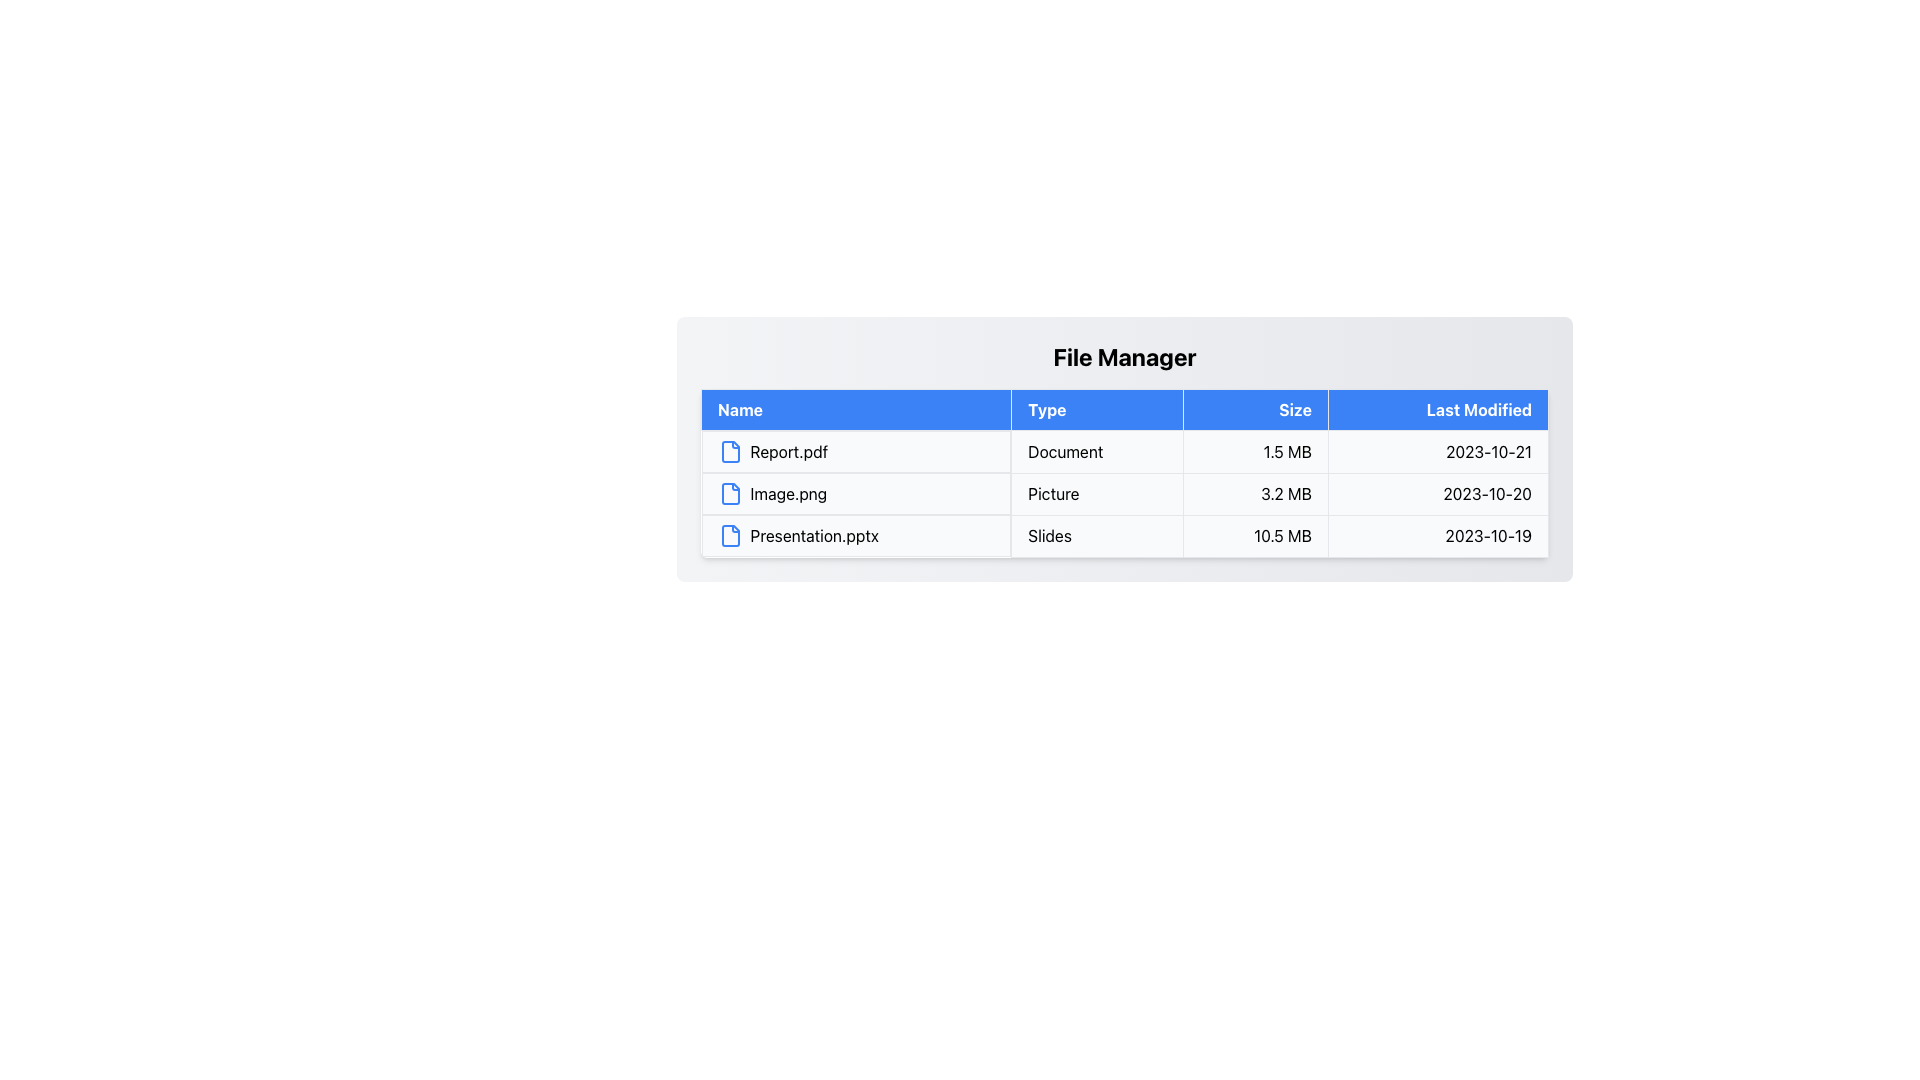 The width and height of the screenshot is (1920, 1080). What do you see at coordinates (729, 451) in the screenshot?
I see `the file type icon for 'Report.pdf' located in the 'Name' column of the first row in the 'File Manager' table` at bounding box center [729, 451].